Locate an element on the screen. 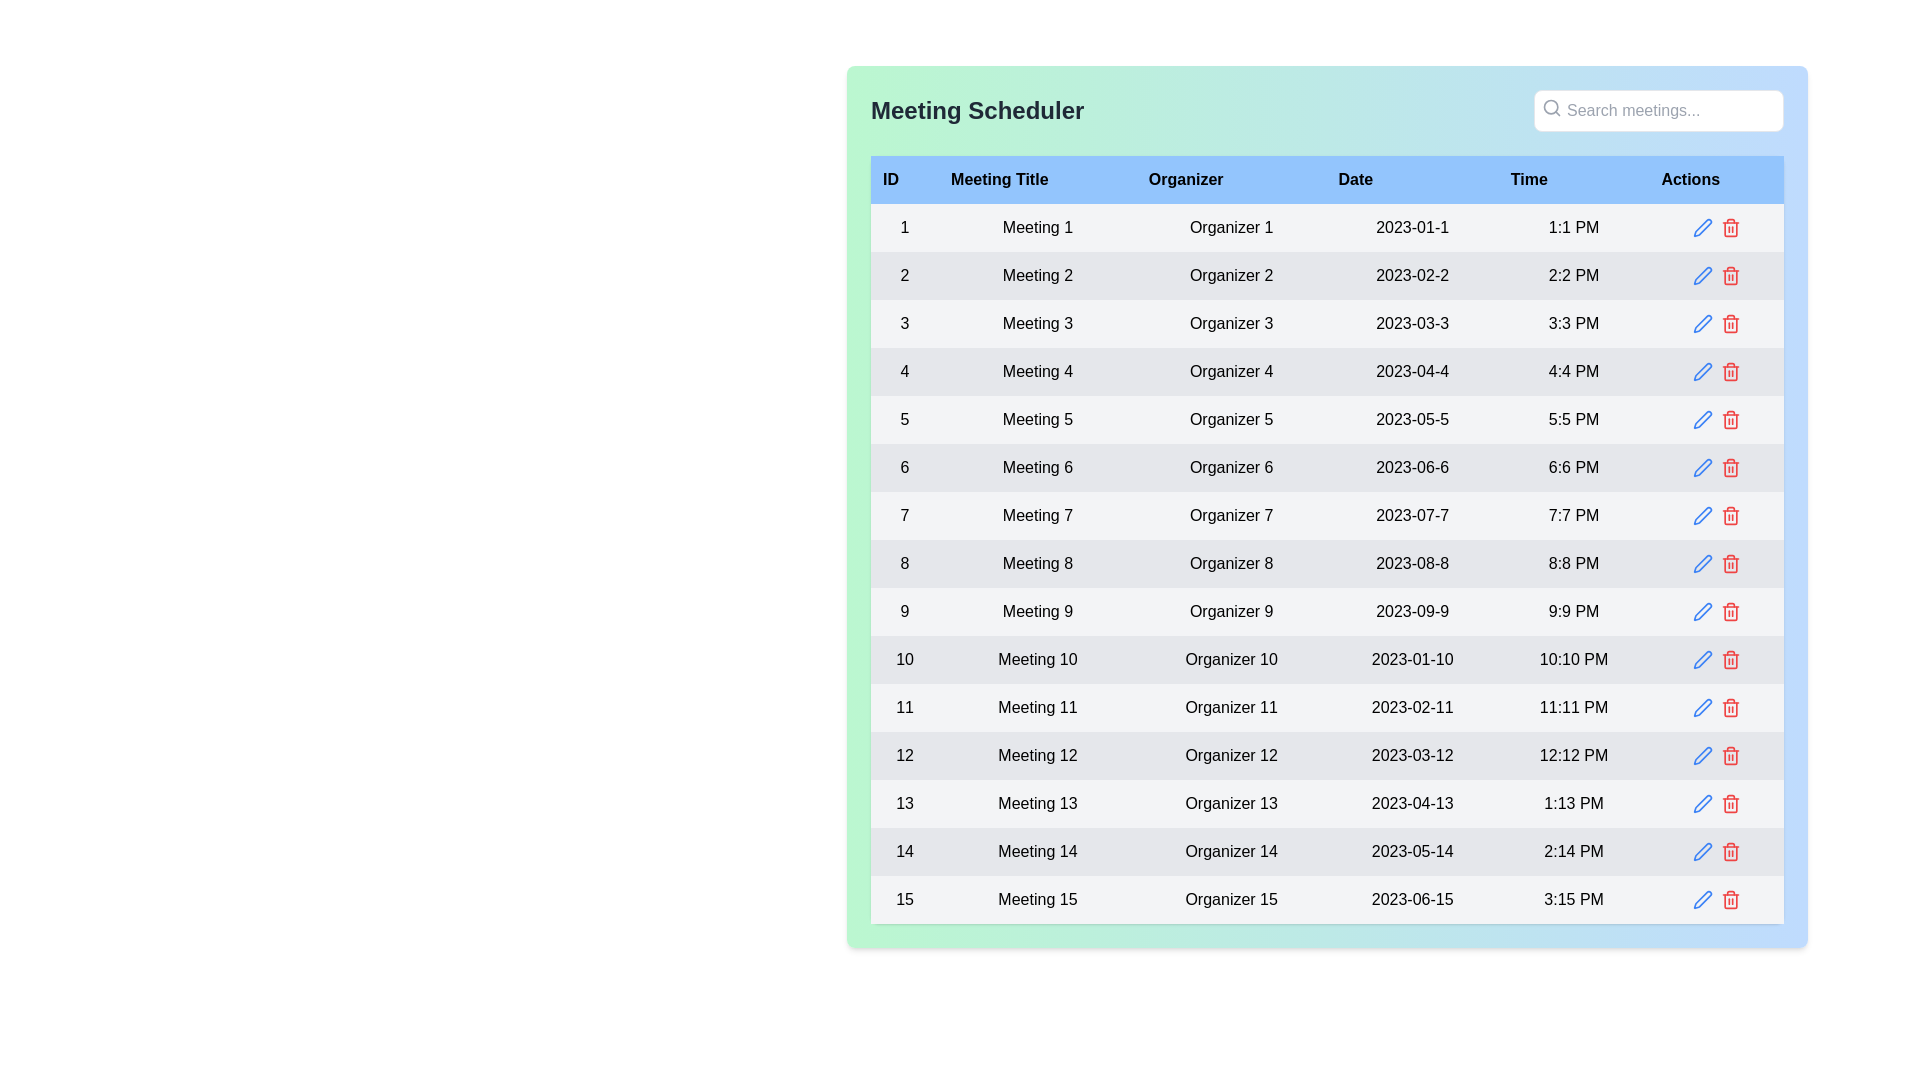  the pencil icon in the 'Actions' column of the row corresponding to 'Meeting 5' is located at coordinates (1715, 419).